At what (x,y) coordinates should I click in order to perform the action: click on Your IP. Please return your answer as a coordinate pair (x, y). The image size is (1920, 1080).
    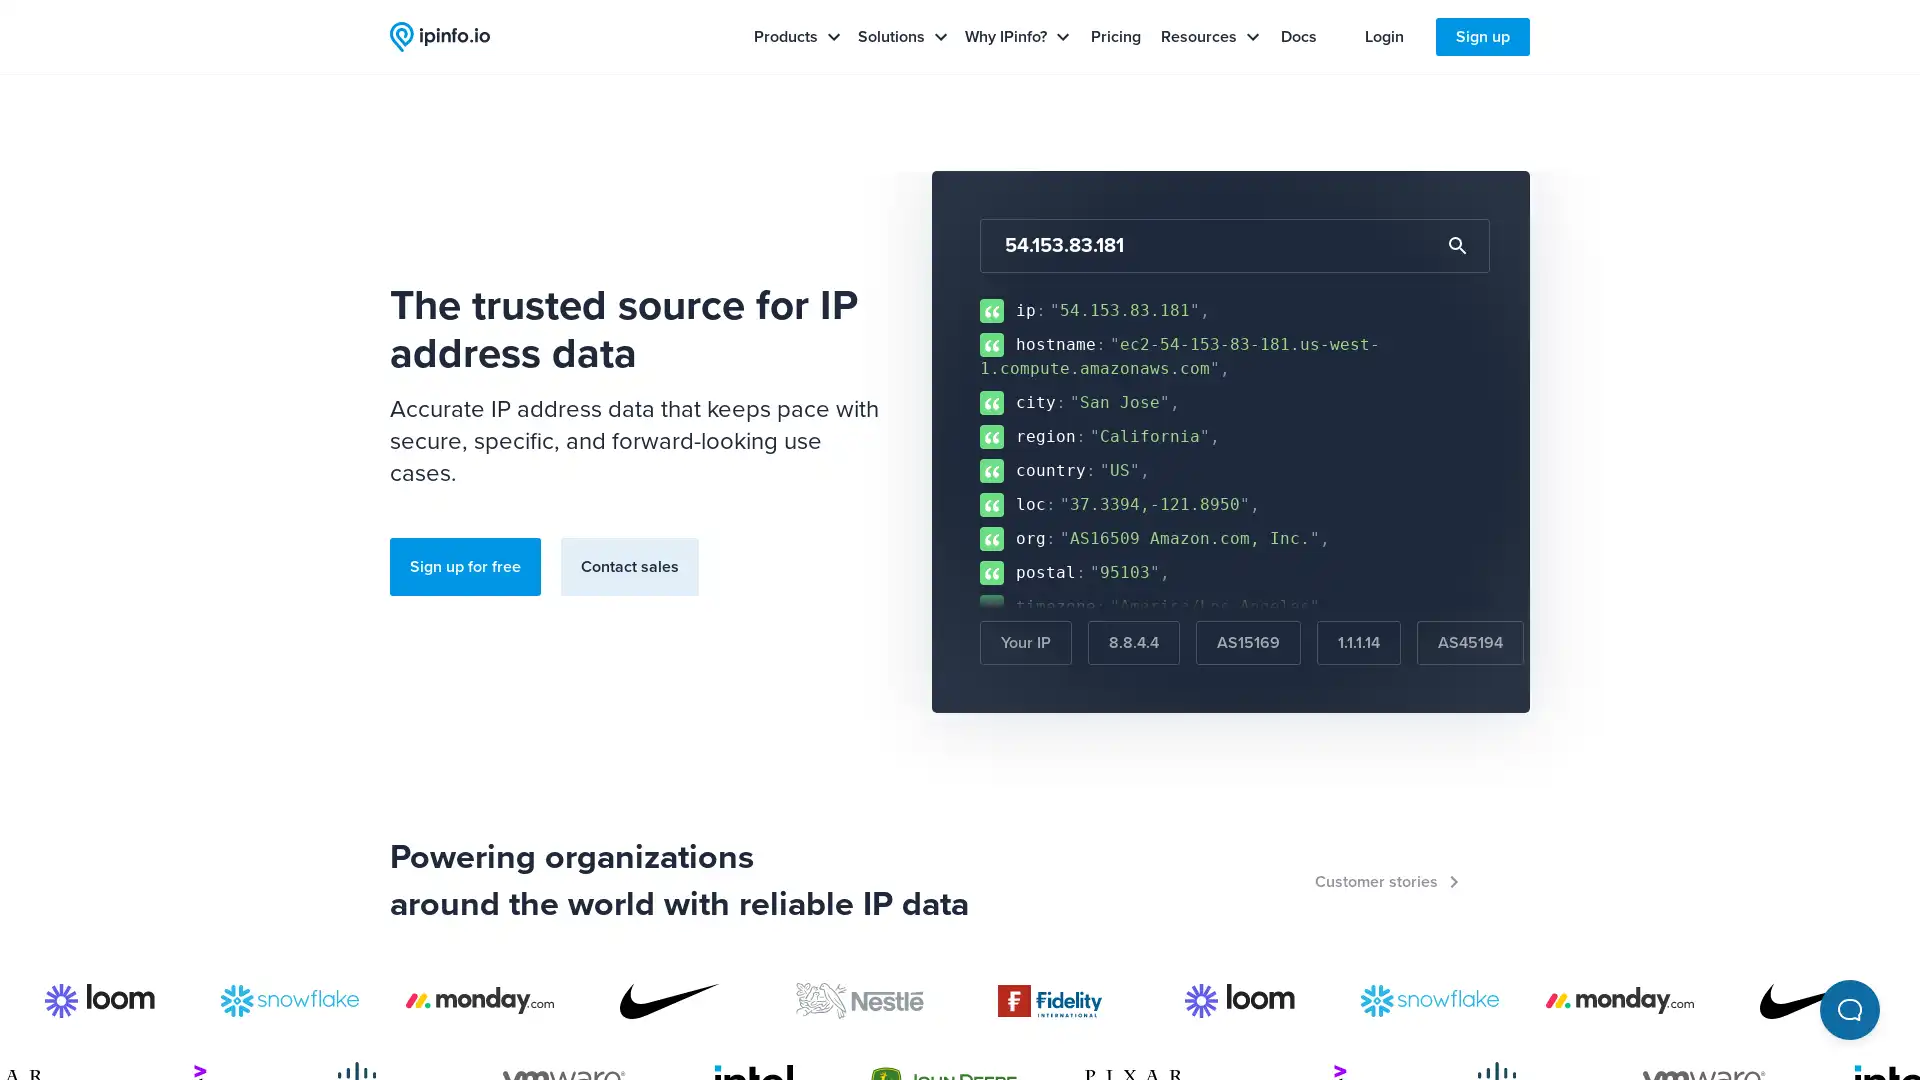
    Looking at the image, I should click on (1026, 643).